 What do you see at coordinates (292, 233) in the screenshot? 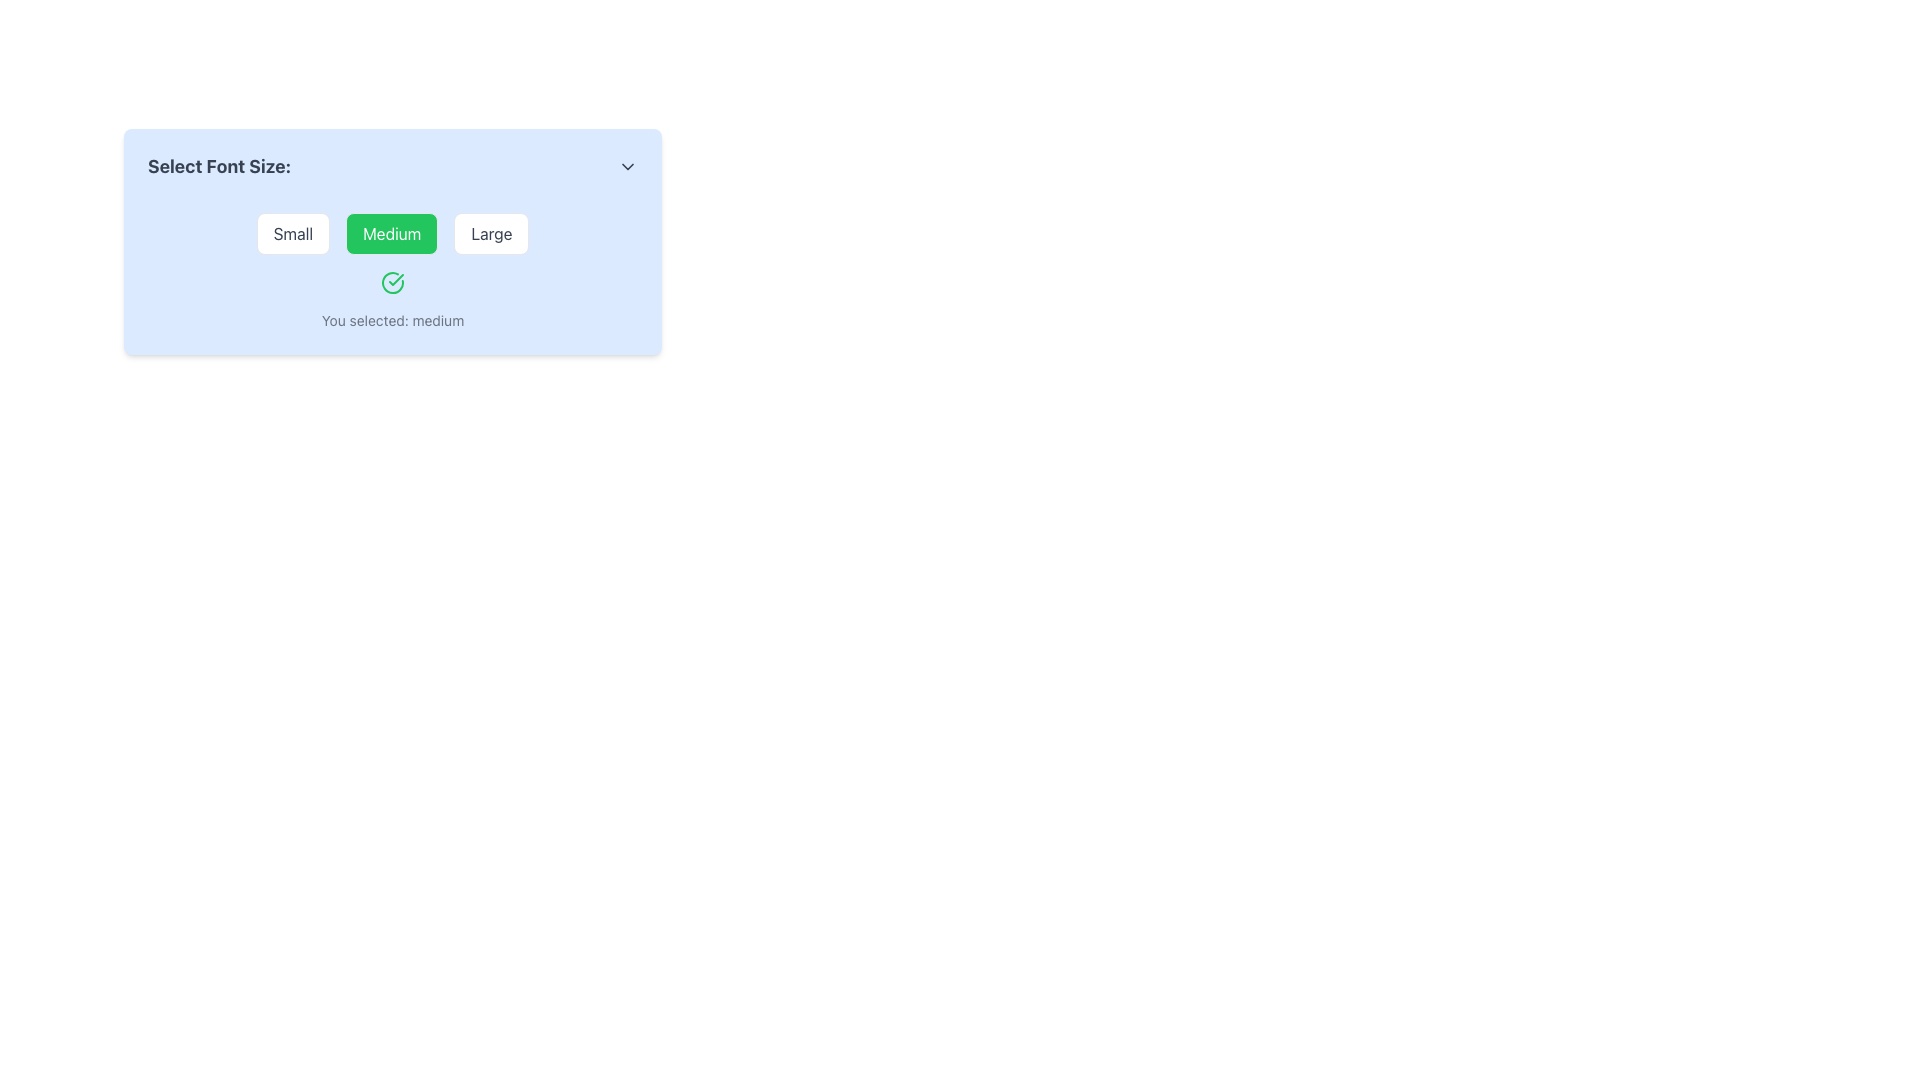
I see `the 'Small' font size button located in the center portion of the 'Select Font Size' card, which is the first button in a group of three buttons aligned horizontally` at bounding box center [292, 233].